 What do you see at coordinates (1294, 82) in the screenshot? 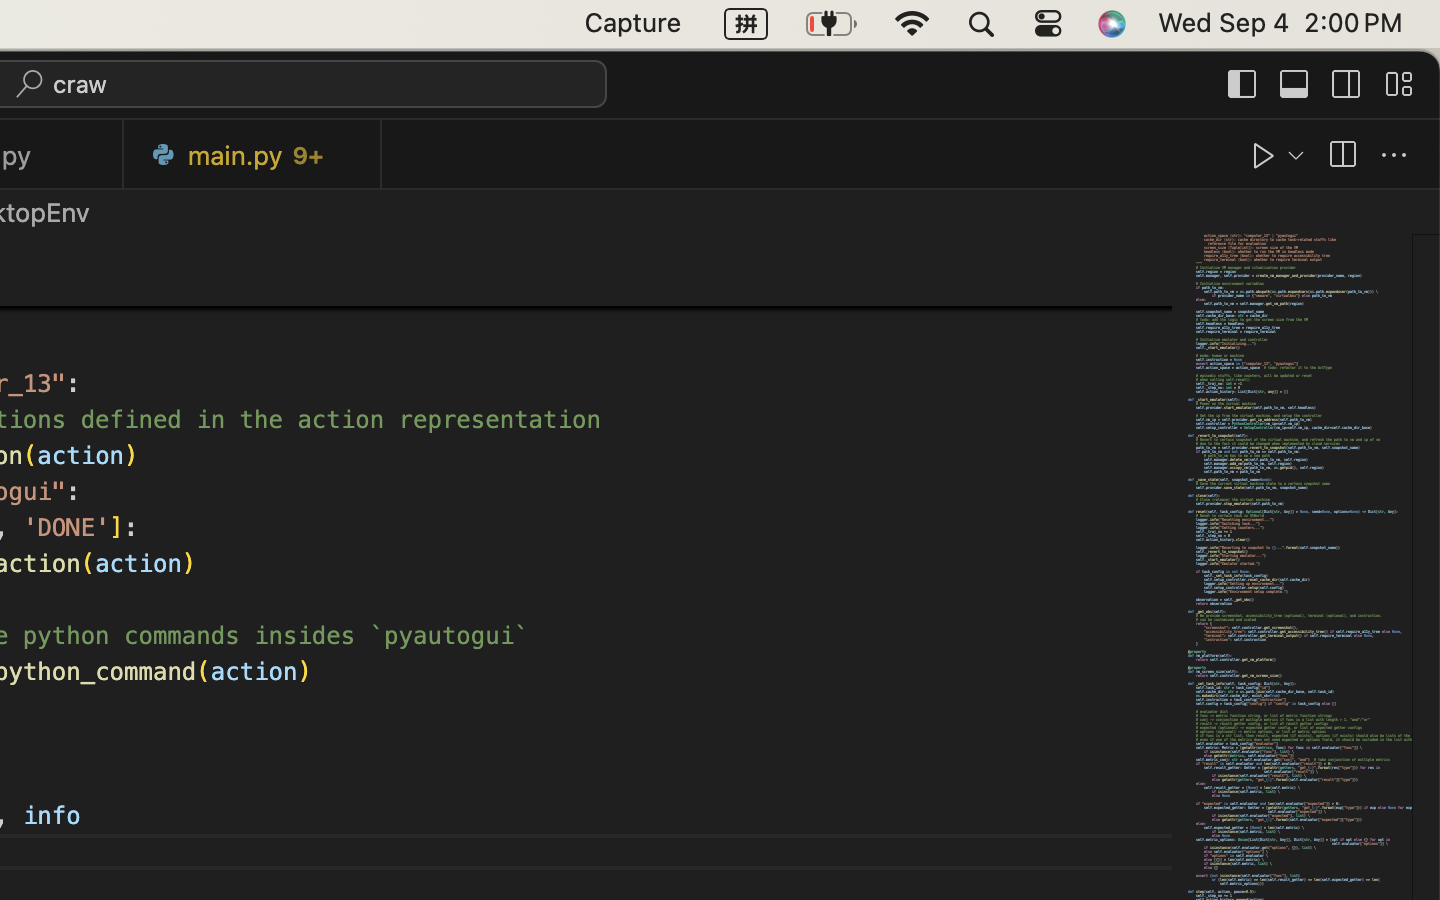
I see `''` at bounding box center [1294, 82].